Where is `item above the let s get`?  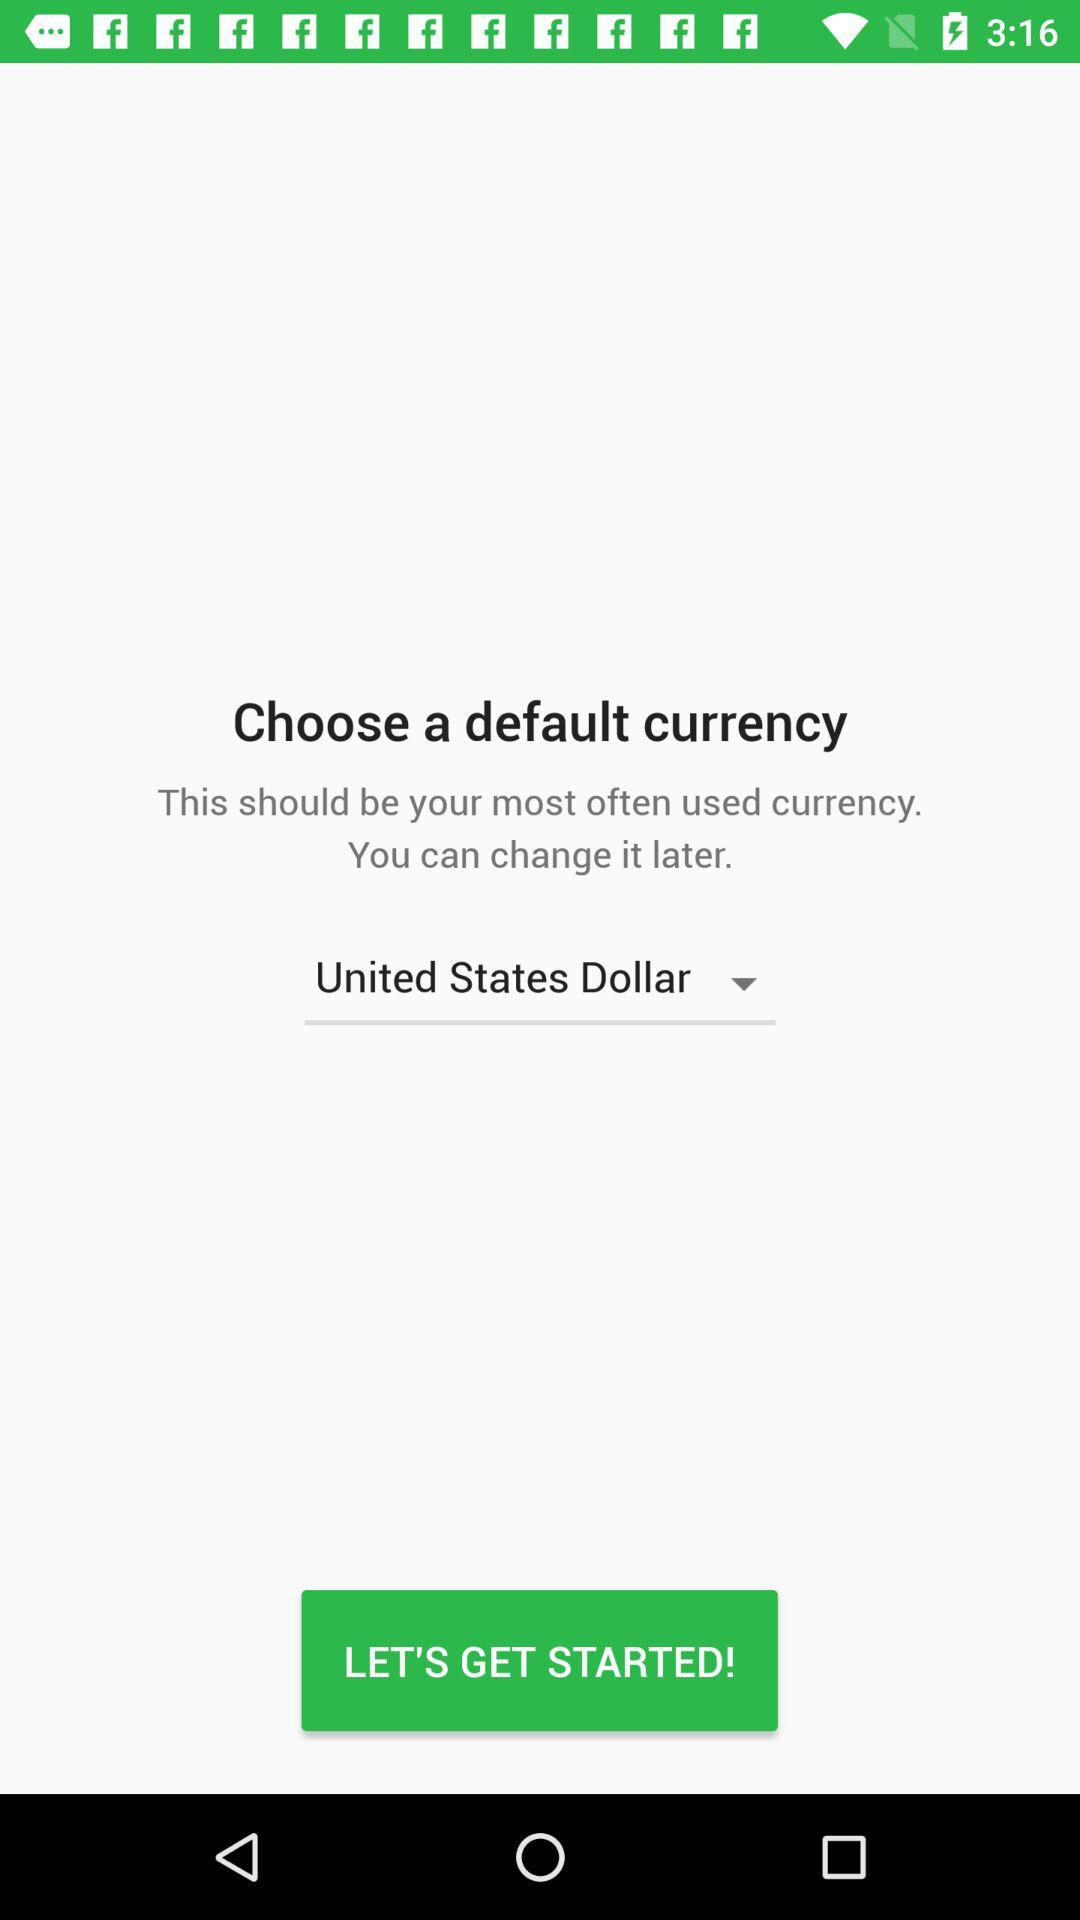
item above the let s get is located at coordinates (540, 983).